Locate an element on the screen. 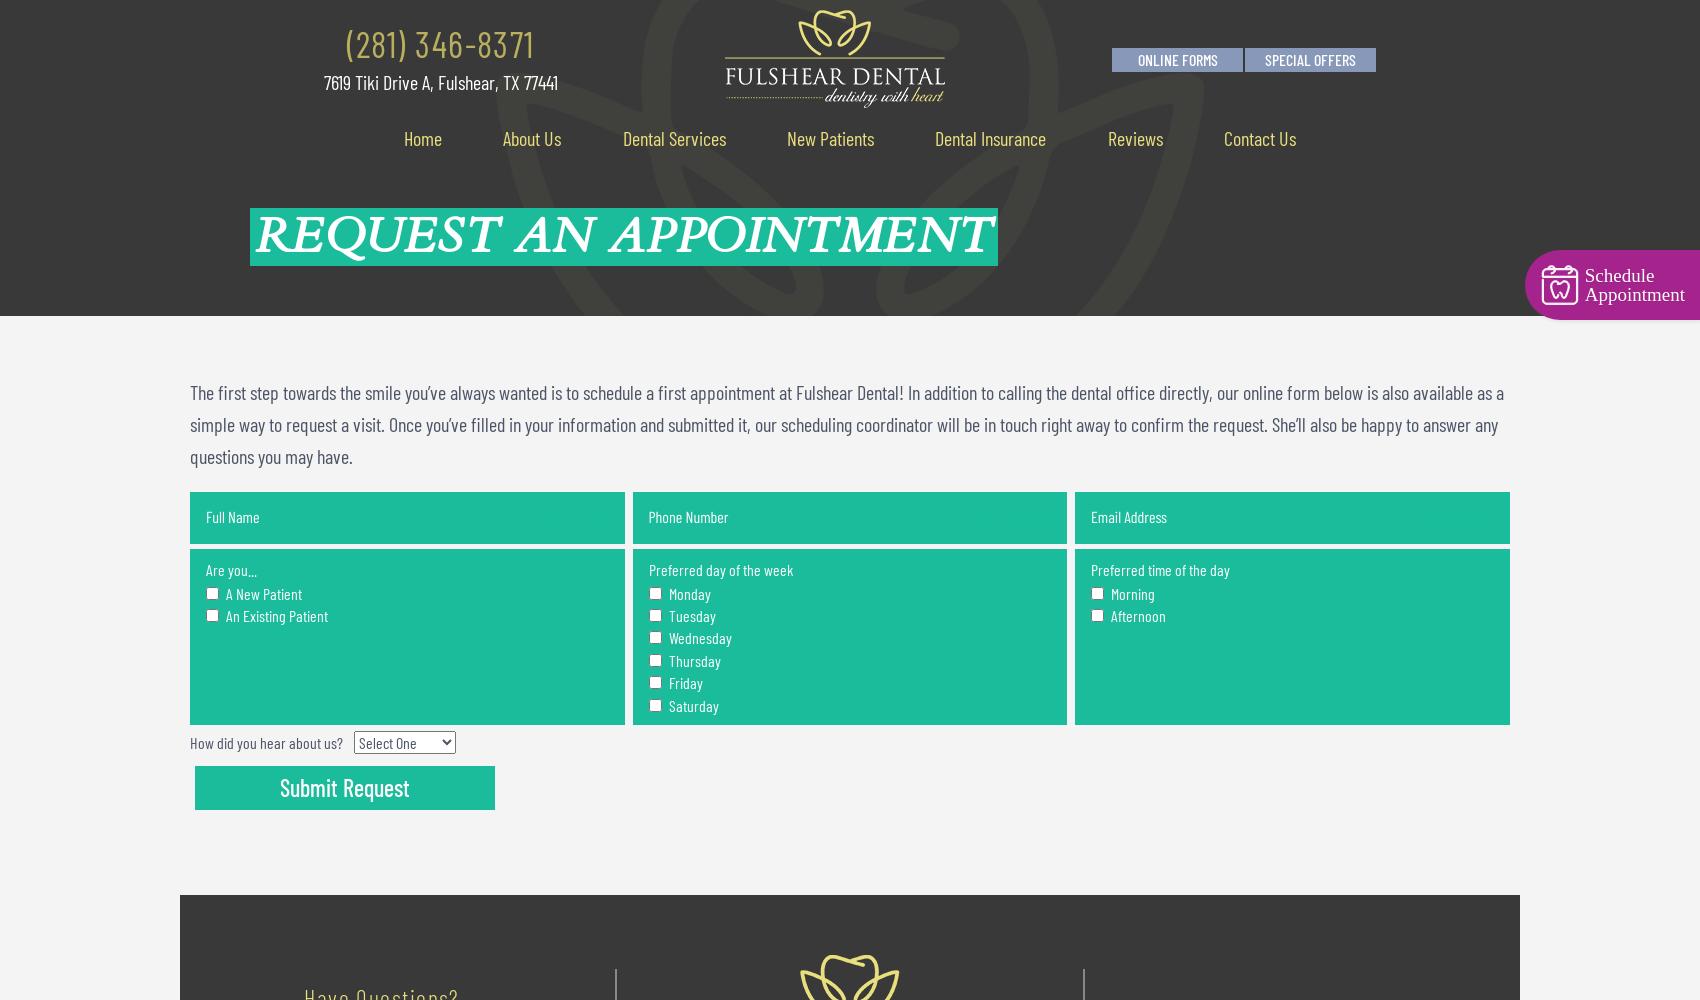  'Friday' is located at coordinates (683, 682).